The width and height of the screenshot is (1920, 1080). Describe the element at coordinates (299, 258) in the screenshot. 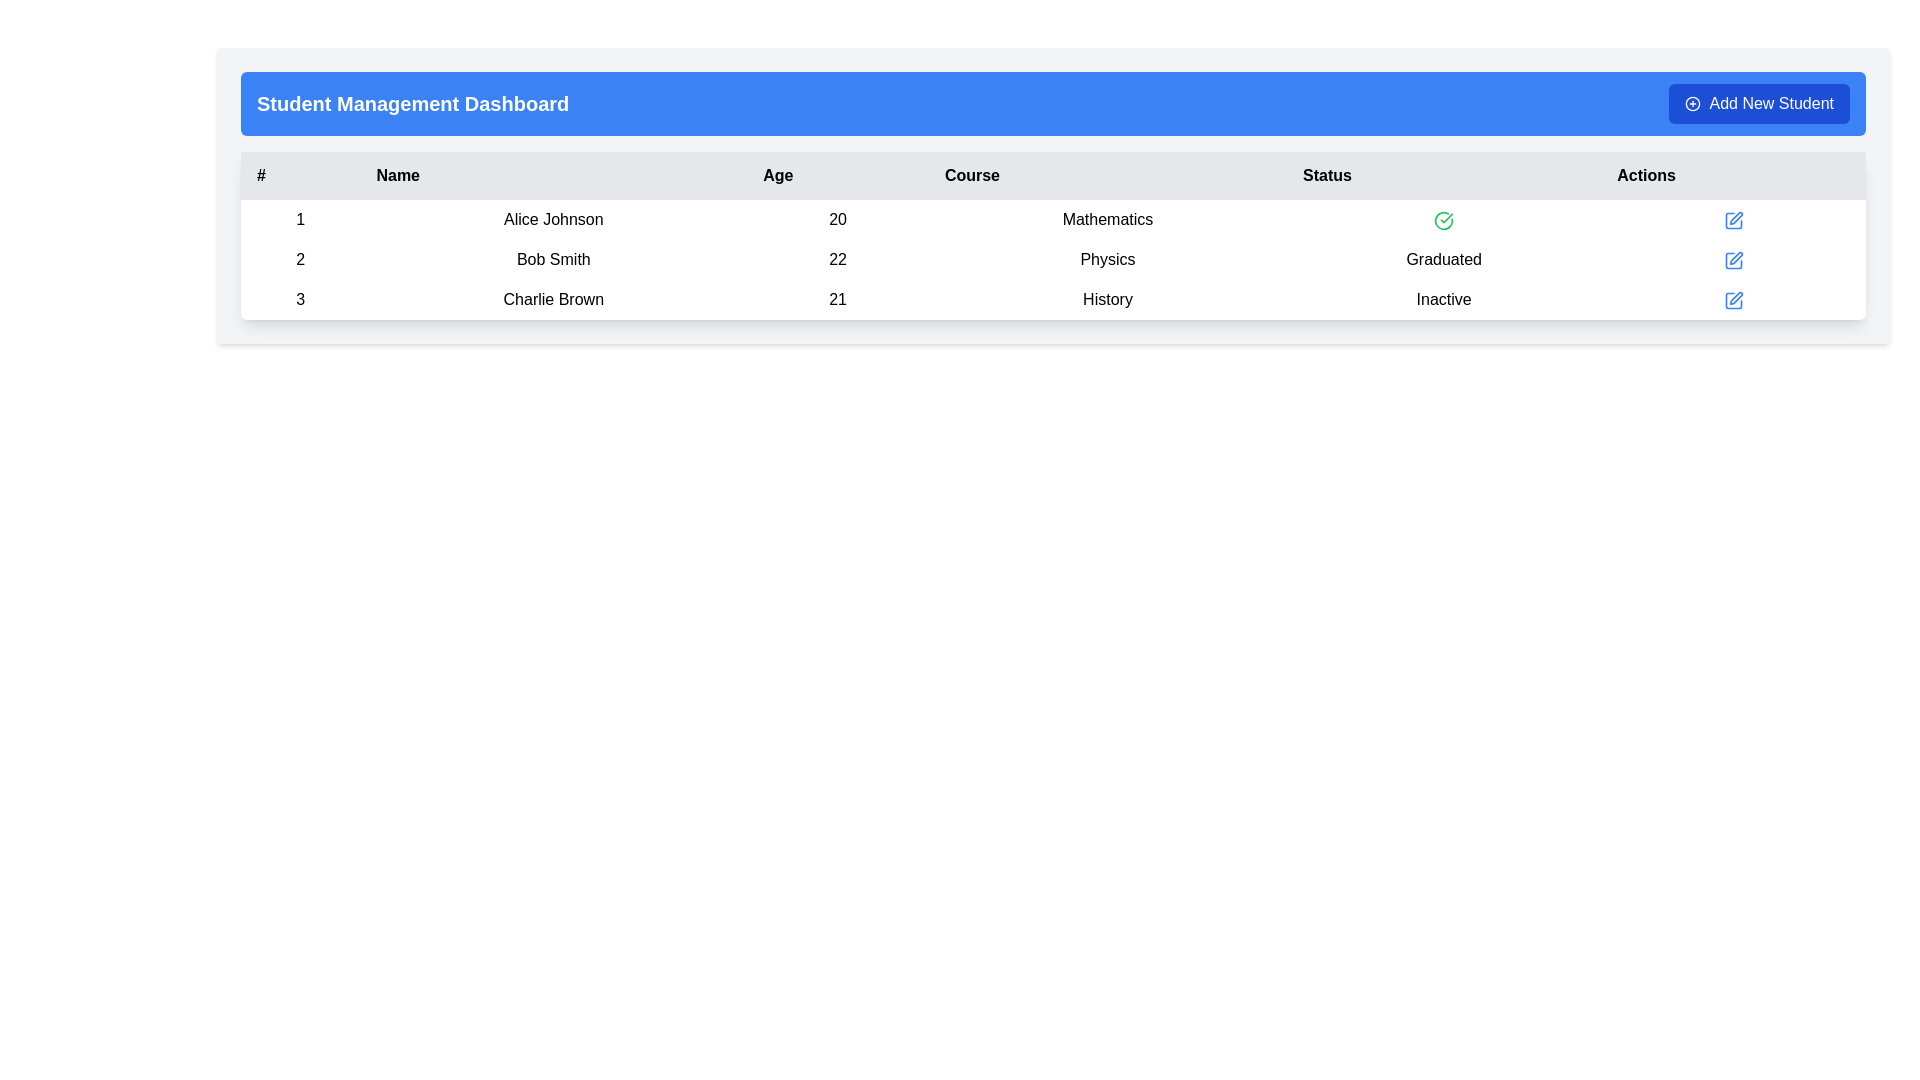

I see `the Text Label displaying the bold number '2' in the first column of the second row of the table` at that location.